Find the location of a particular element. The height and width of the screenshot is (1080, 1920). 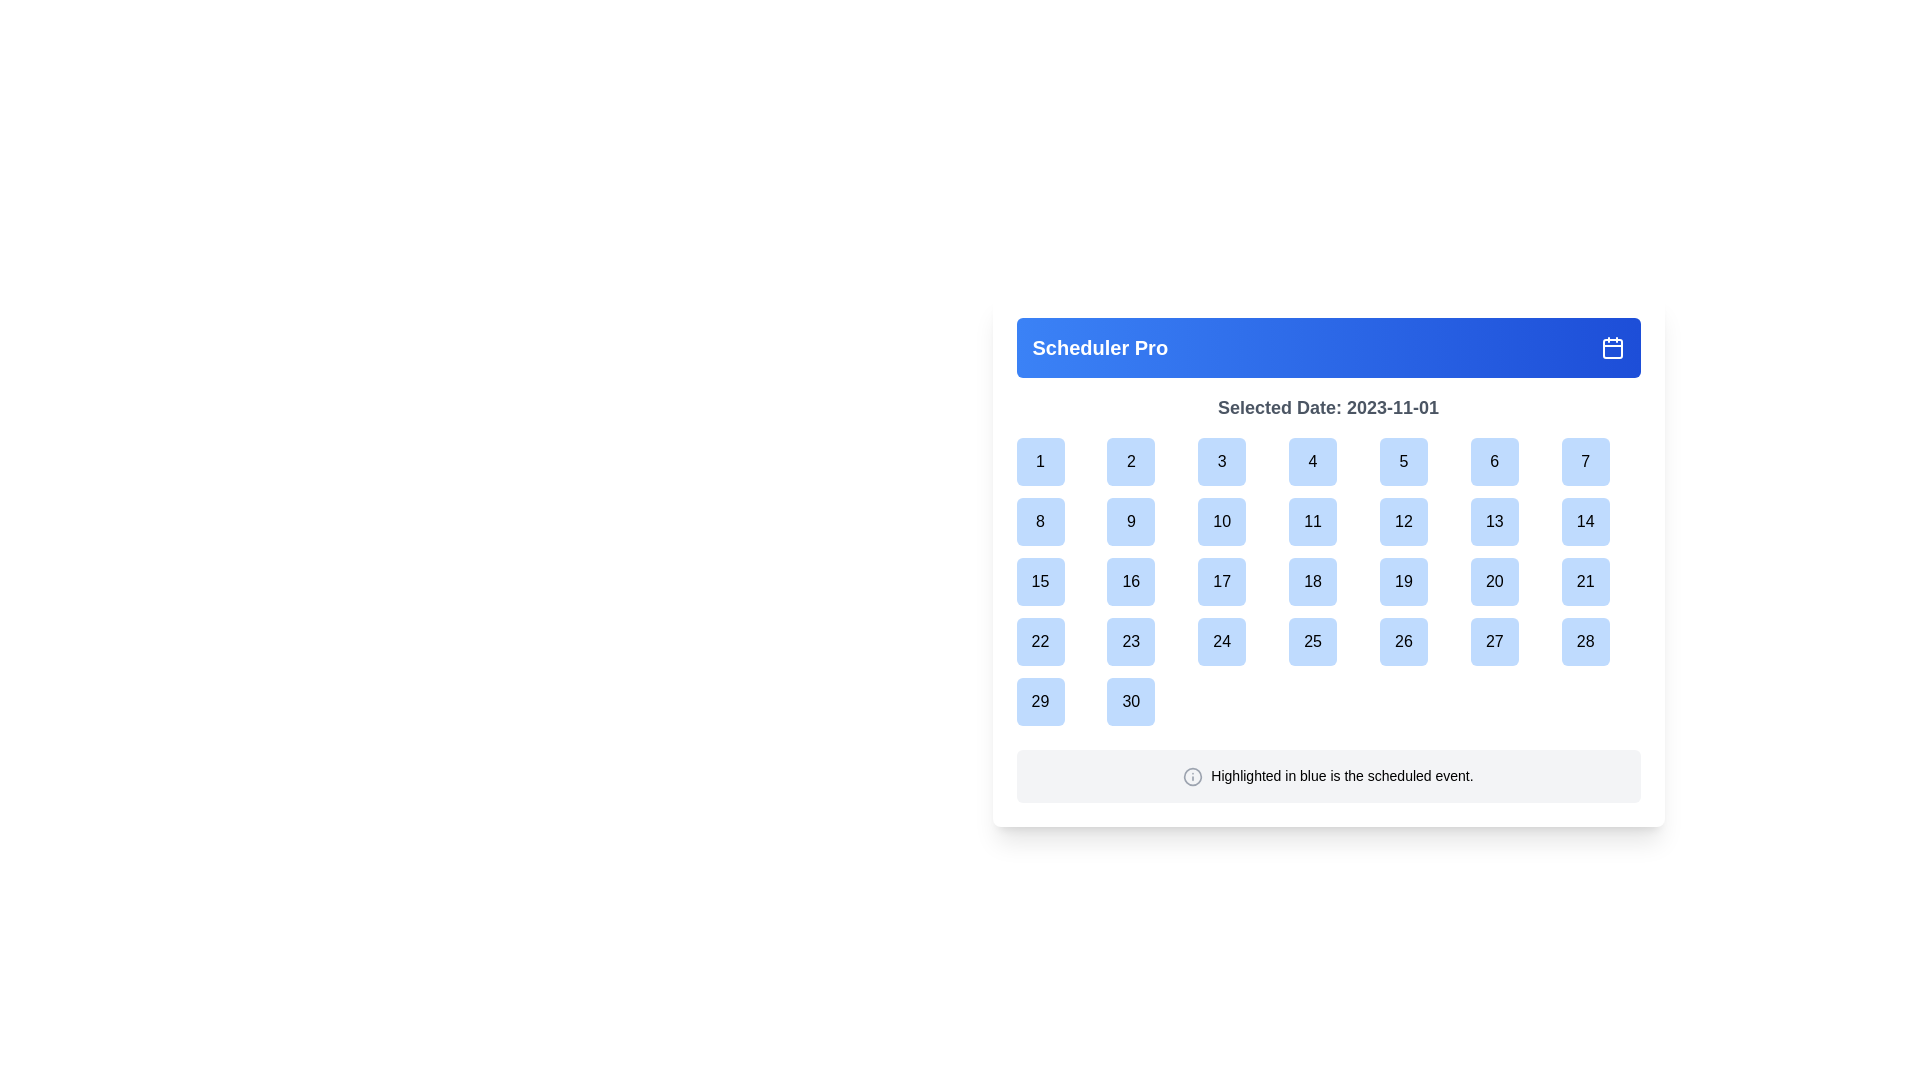

the button representing the date '14' in the calendar grid, located in the second row and seventh column is located at coordinates (1584, 520).